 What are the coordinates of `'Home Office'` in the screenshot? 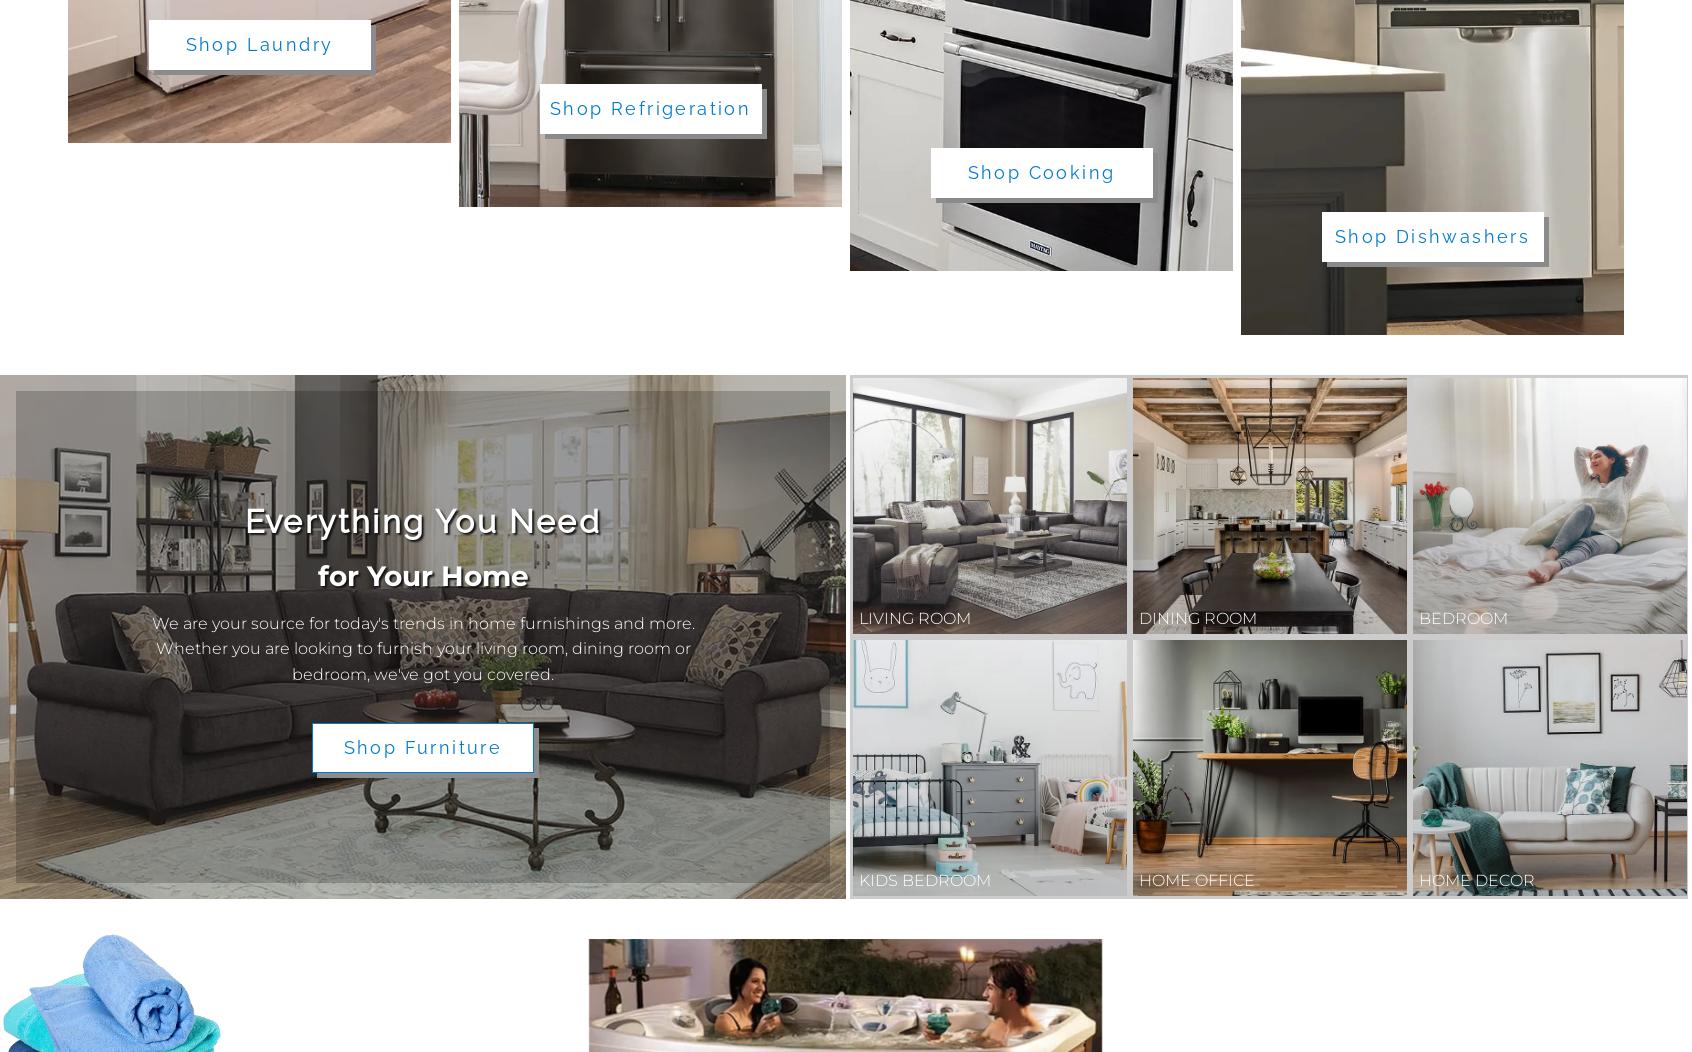 It's located at (1195, 879).